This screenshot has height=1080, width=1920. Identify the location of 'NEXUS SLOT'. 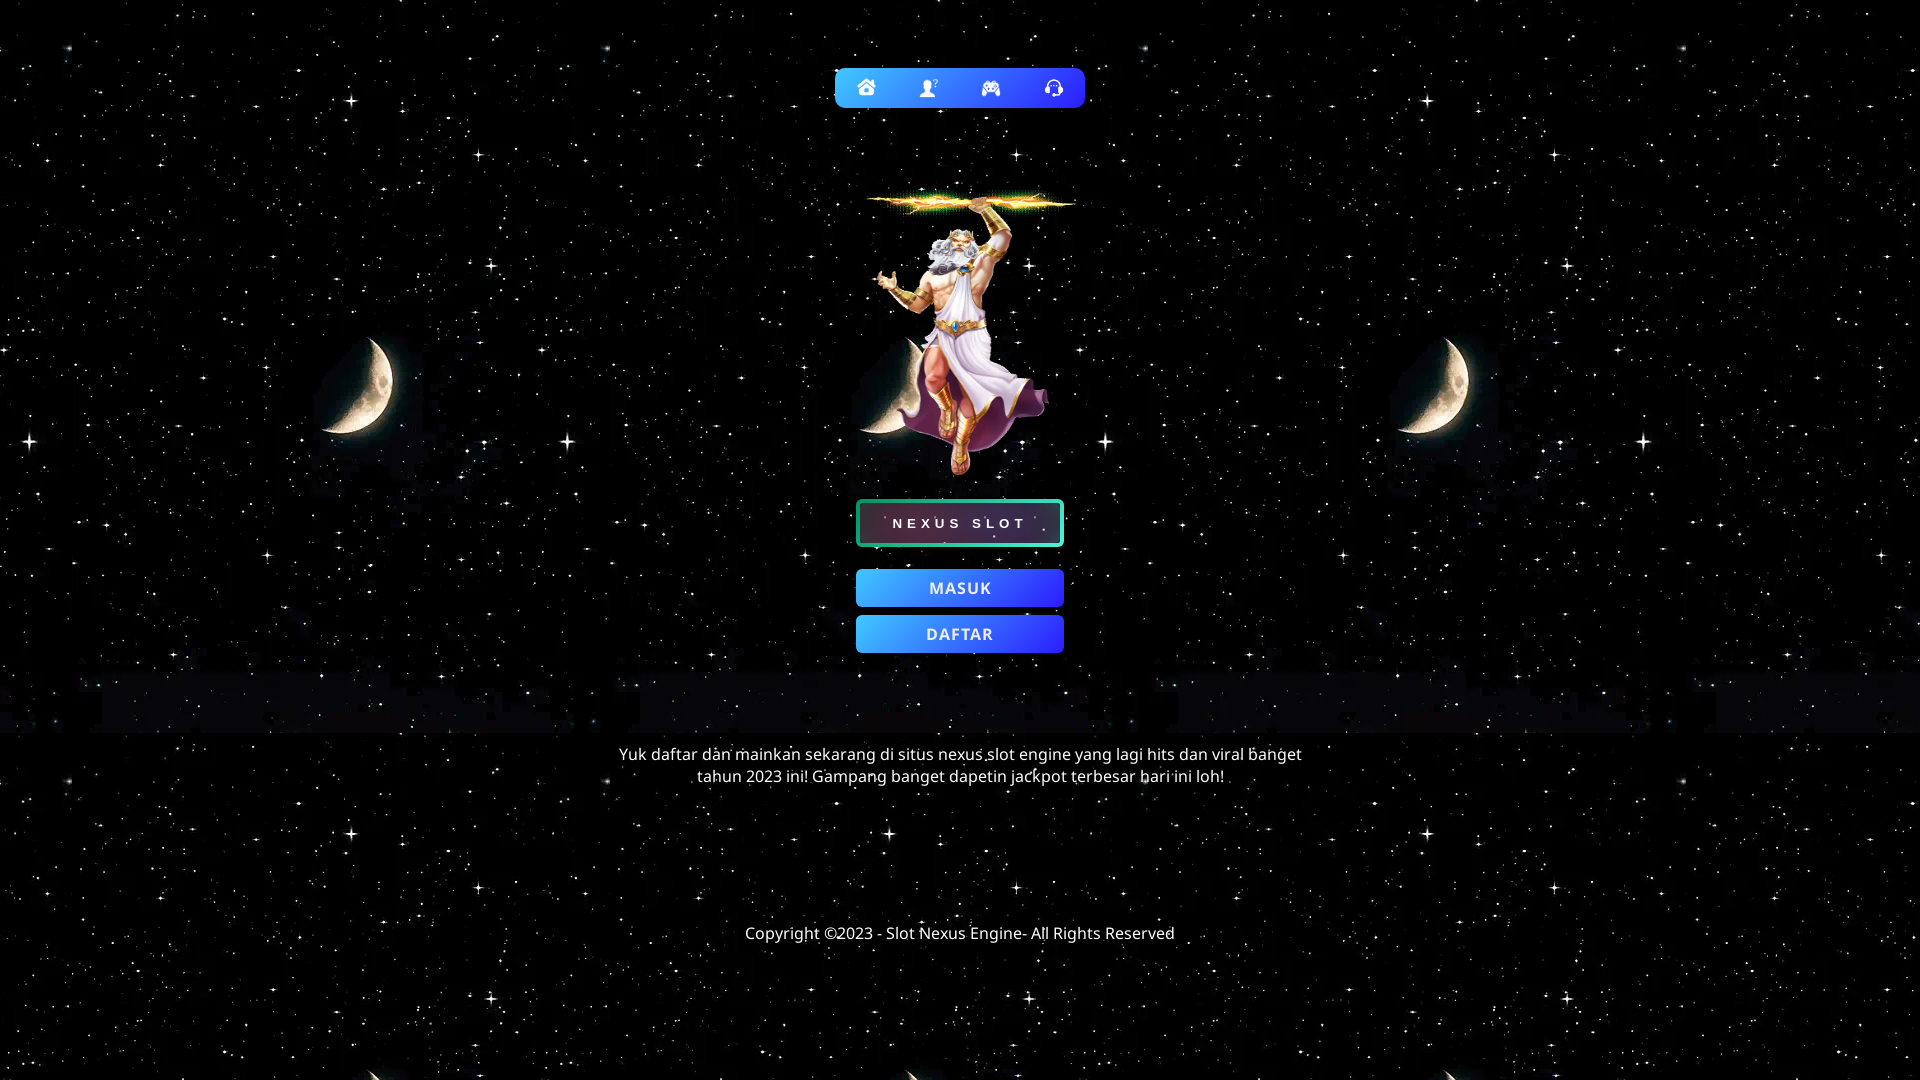
(960, 522).